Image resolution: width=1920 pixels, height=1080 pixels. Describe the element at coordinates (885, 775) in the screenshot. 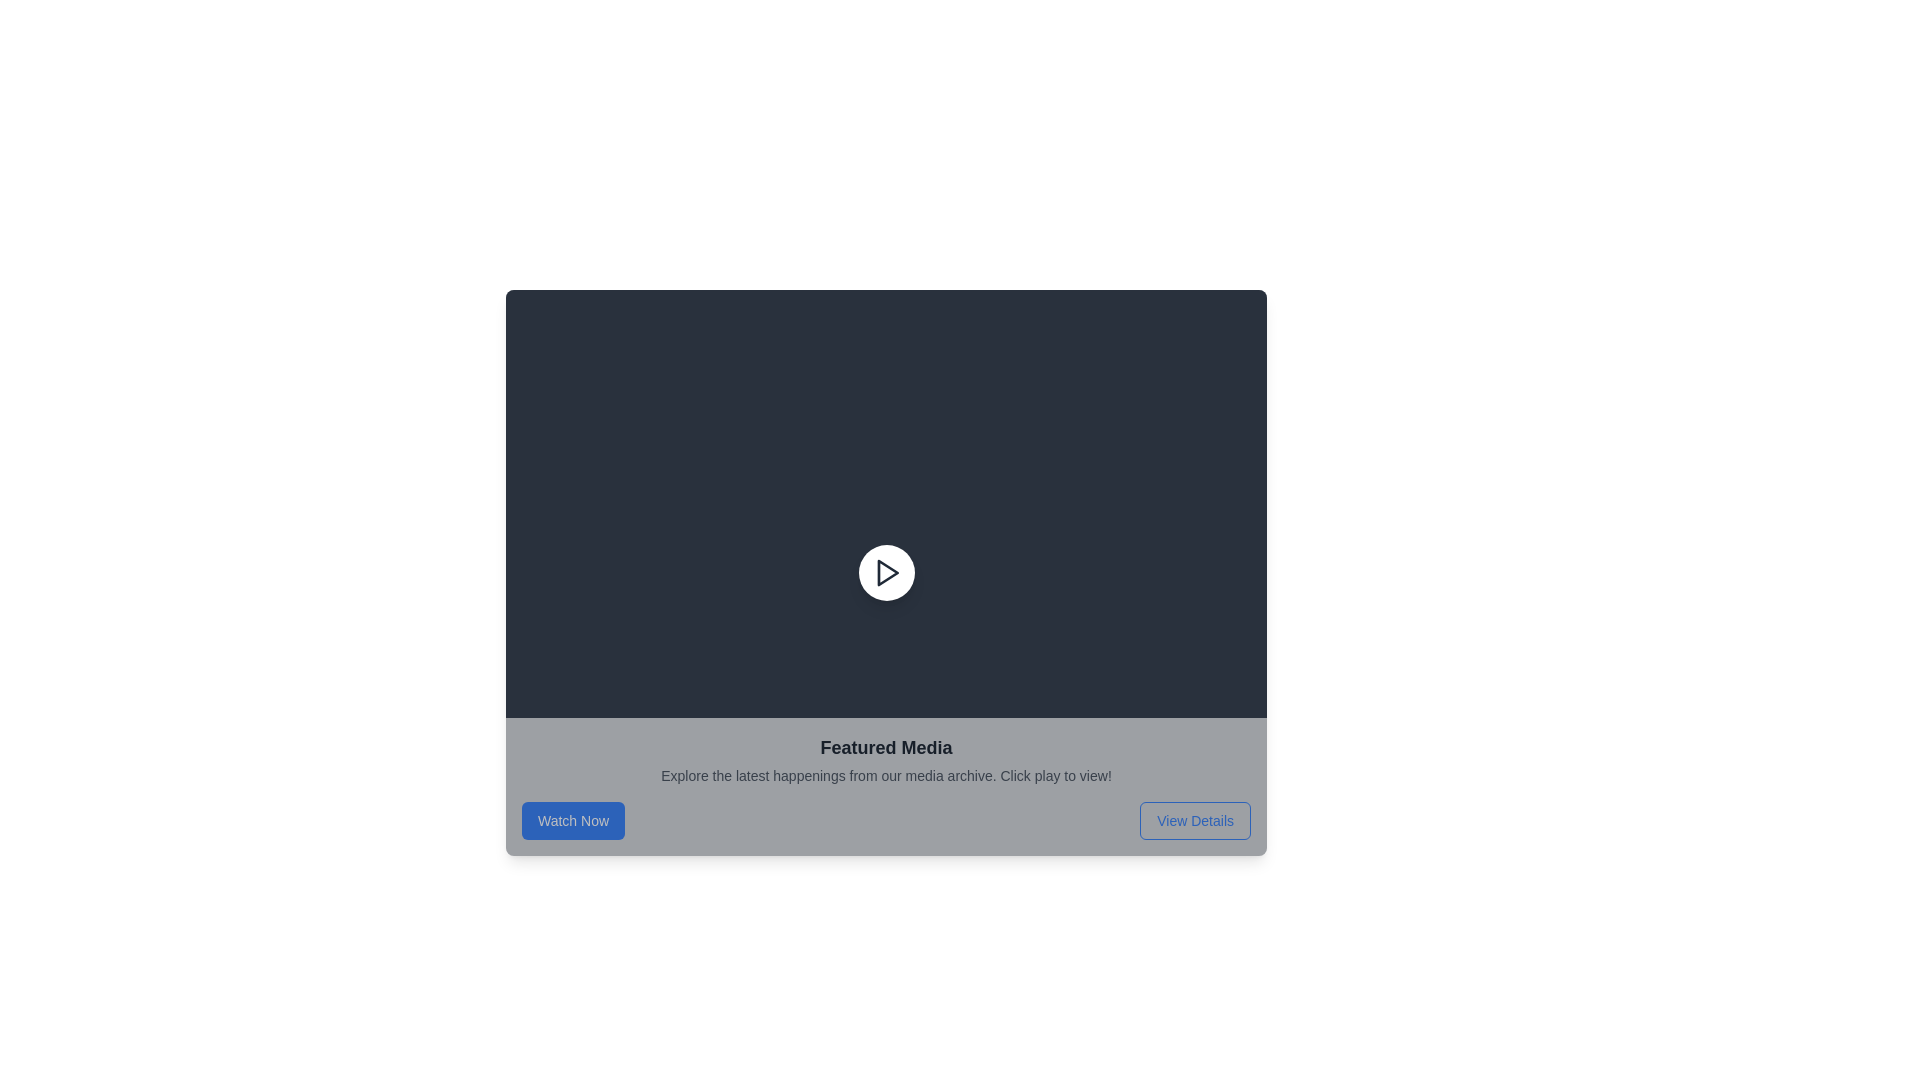

I see `the descriptive text element that provides context about the media content, located below the 'Featured Media' heading` at that location.